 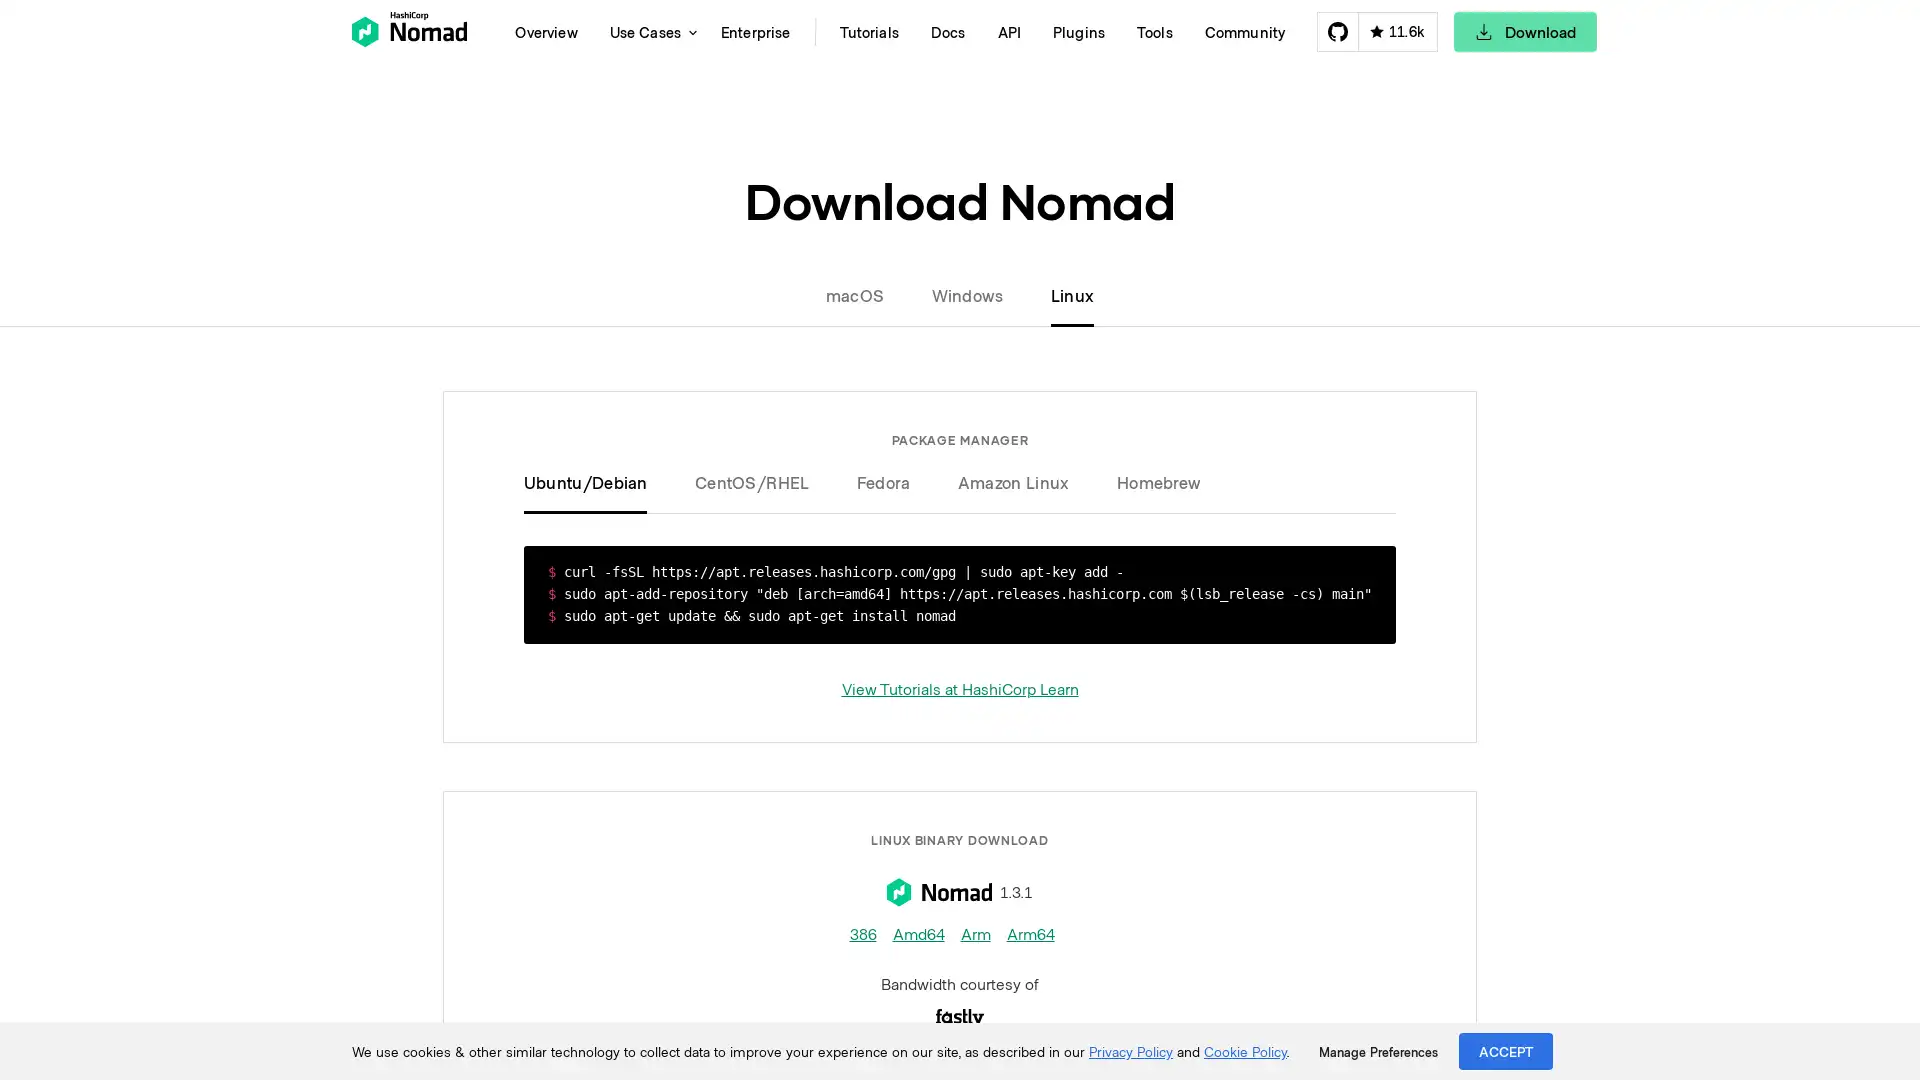 What do you see at coordinates (1377, 1051) in the screenshot?
I see `Manage Preferences` at bounding box center [1377, 1051].